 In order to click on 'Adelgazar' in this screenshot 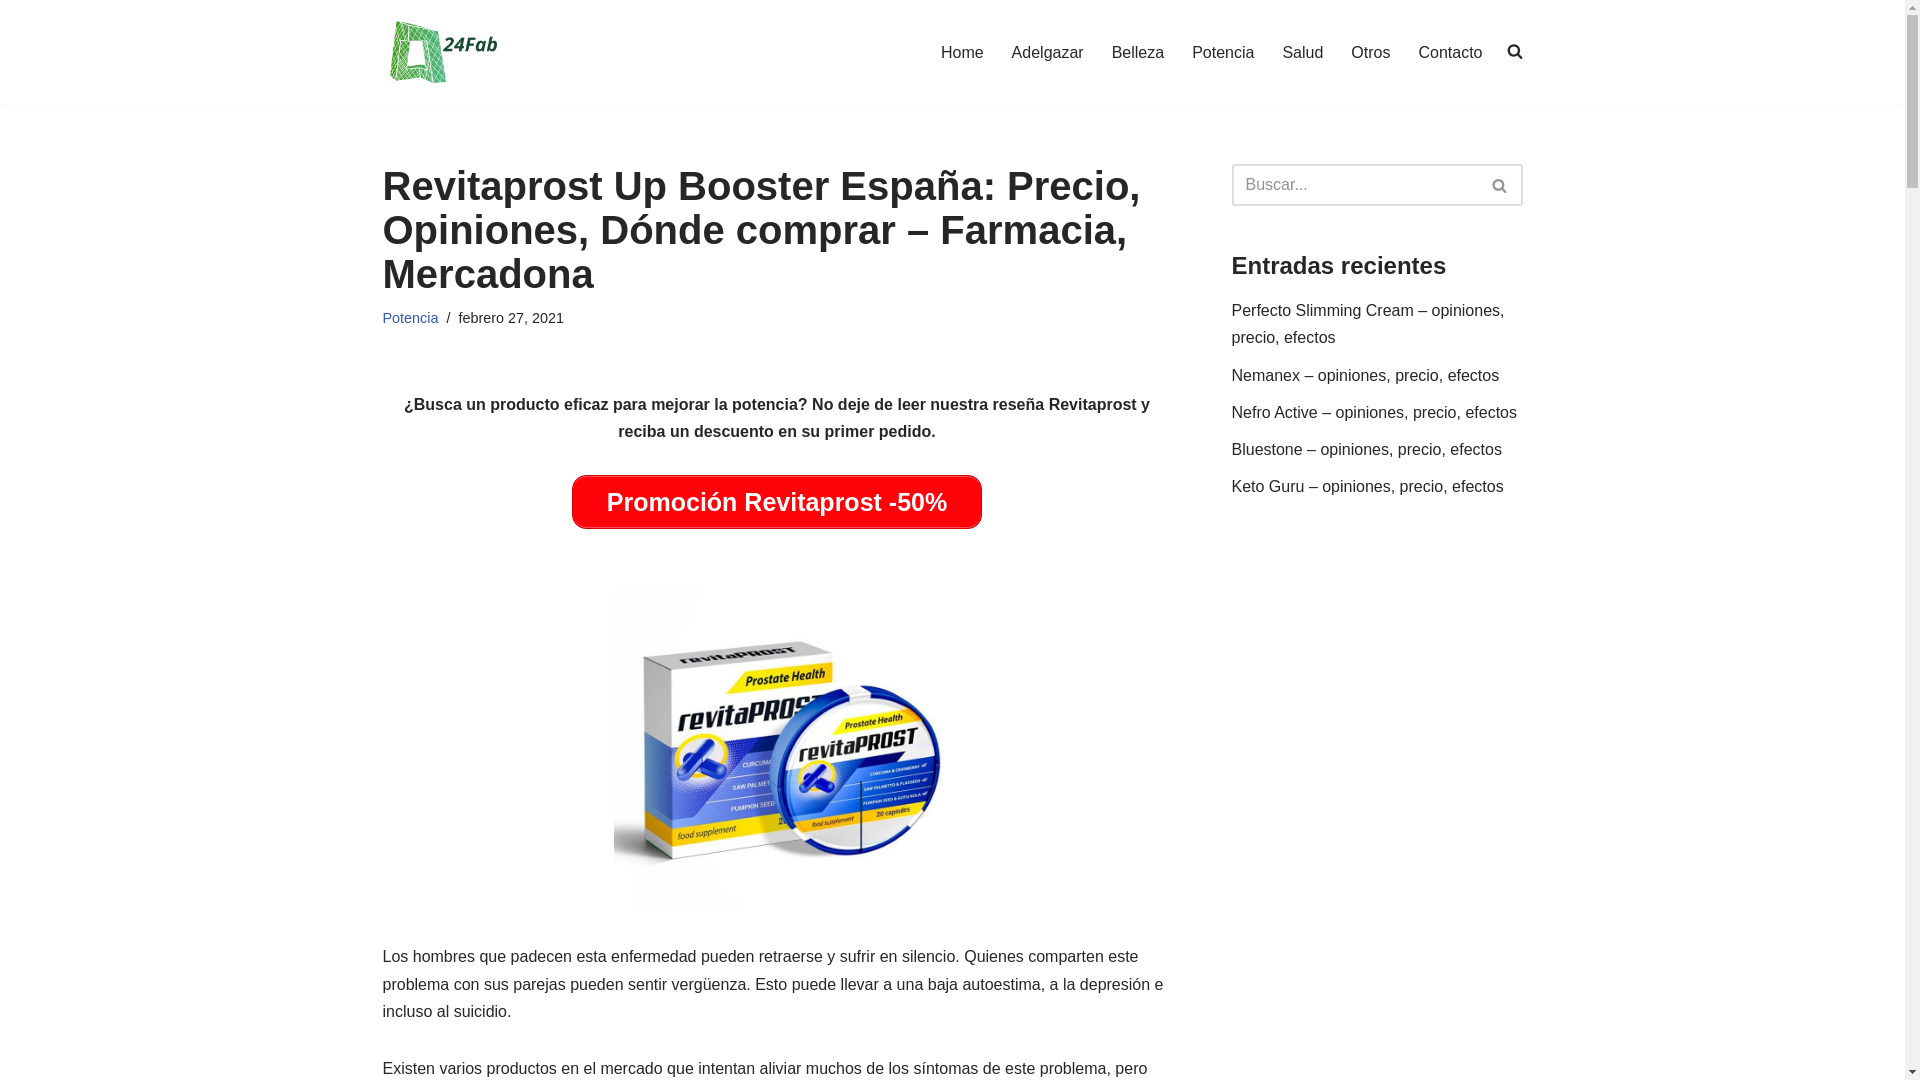, I will do `click(1046, 51)`.